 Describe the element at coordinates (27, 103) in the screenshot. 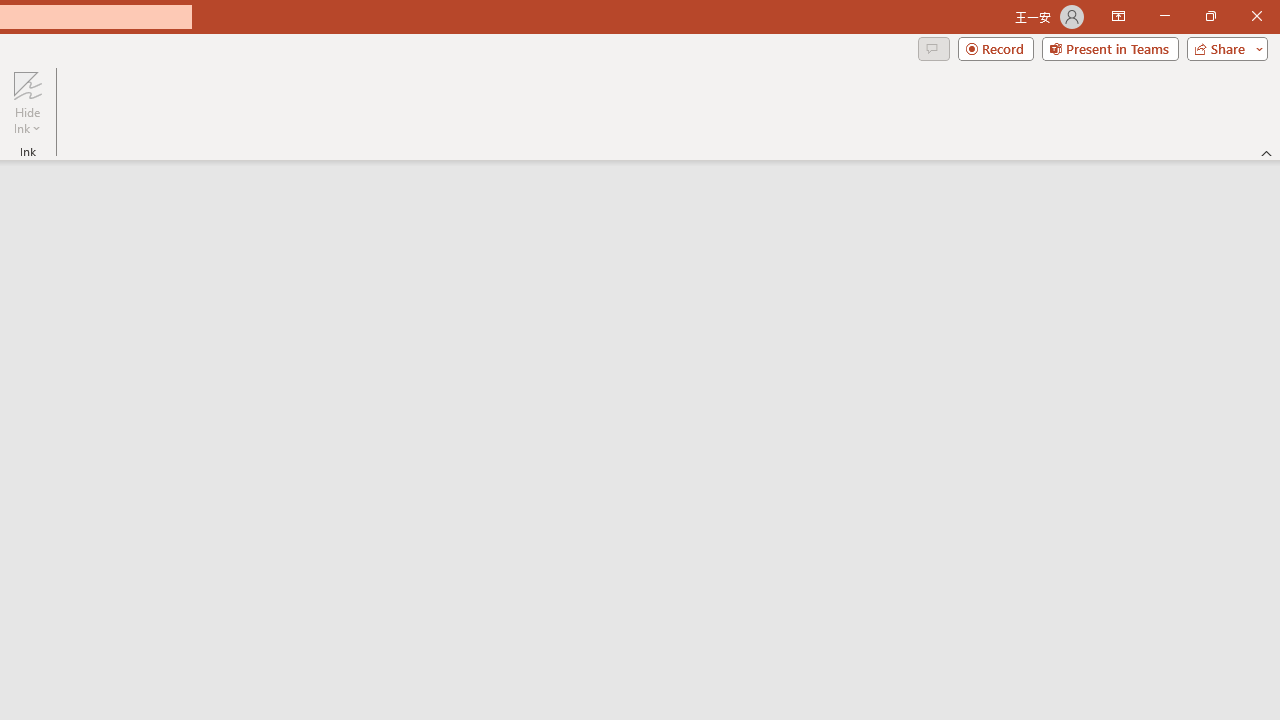

I see `'Hide Ink'` at that location.